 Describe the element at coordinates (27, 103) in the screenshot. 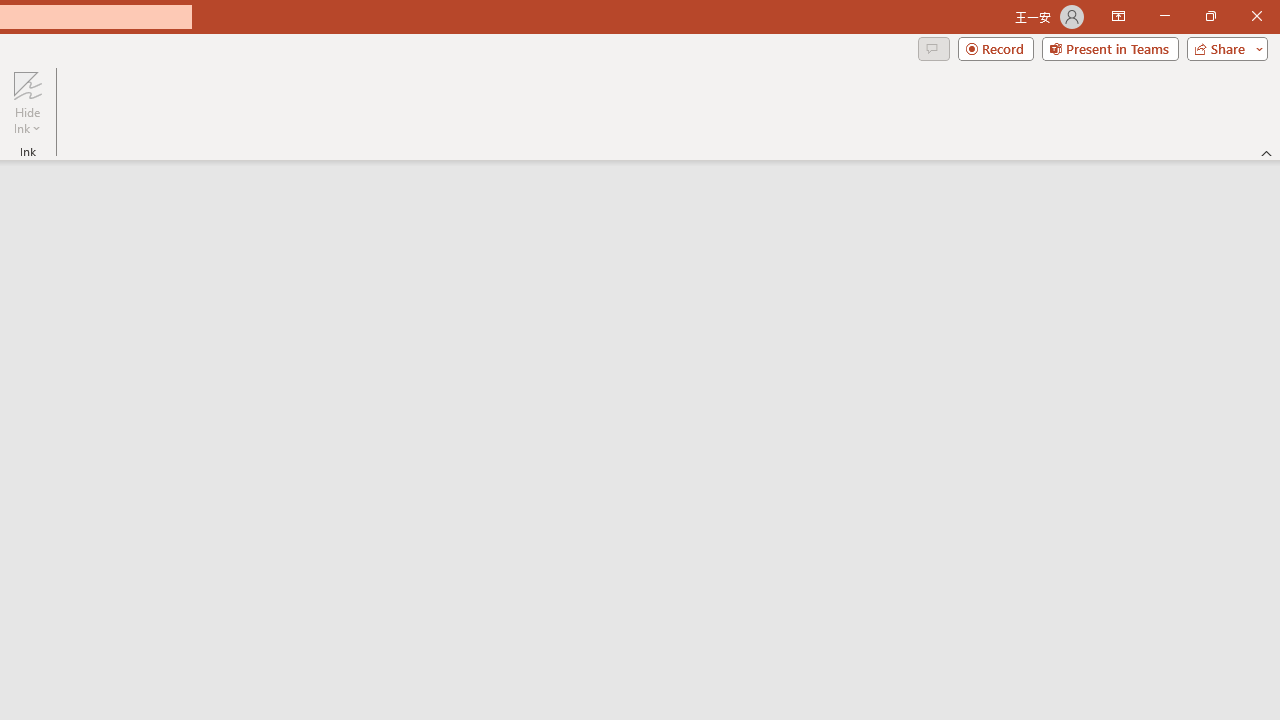

I see `'Hide Ink'` at that location.